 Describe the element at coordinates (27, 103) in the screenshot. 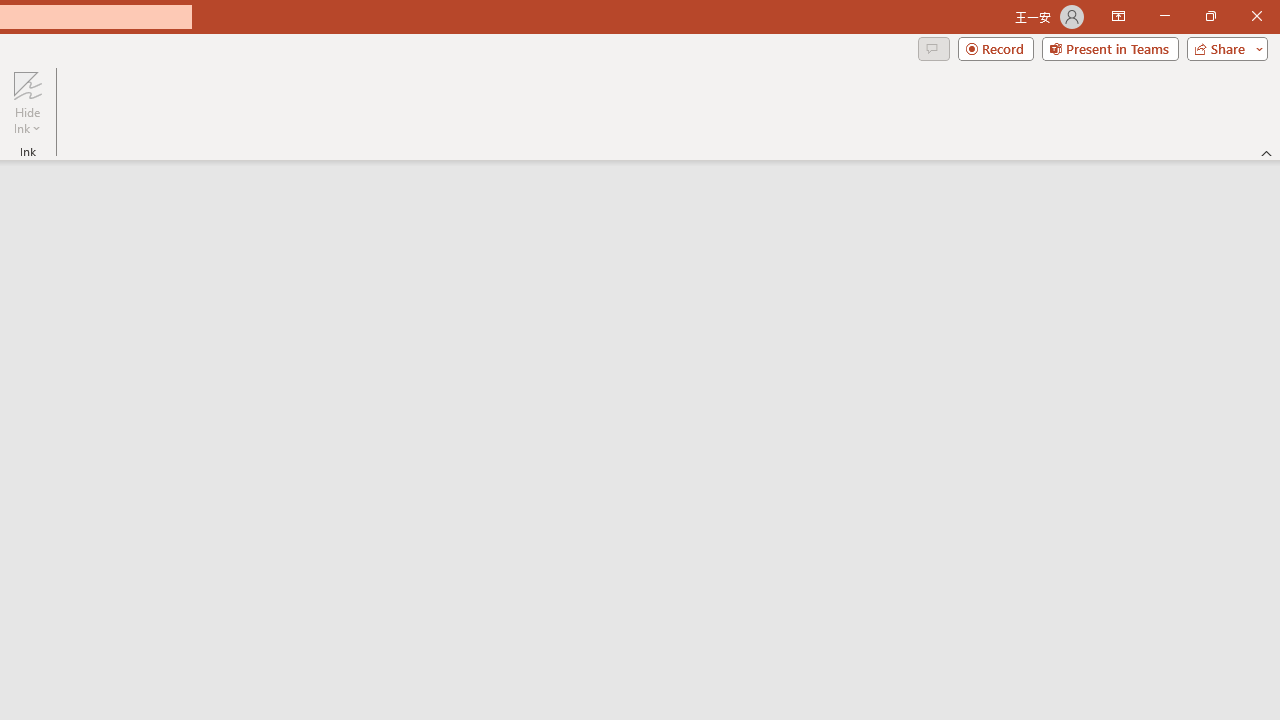

I see `'Hide Ink'` at that location.